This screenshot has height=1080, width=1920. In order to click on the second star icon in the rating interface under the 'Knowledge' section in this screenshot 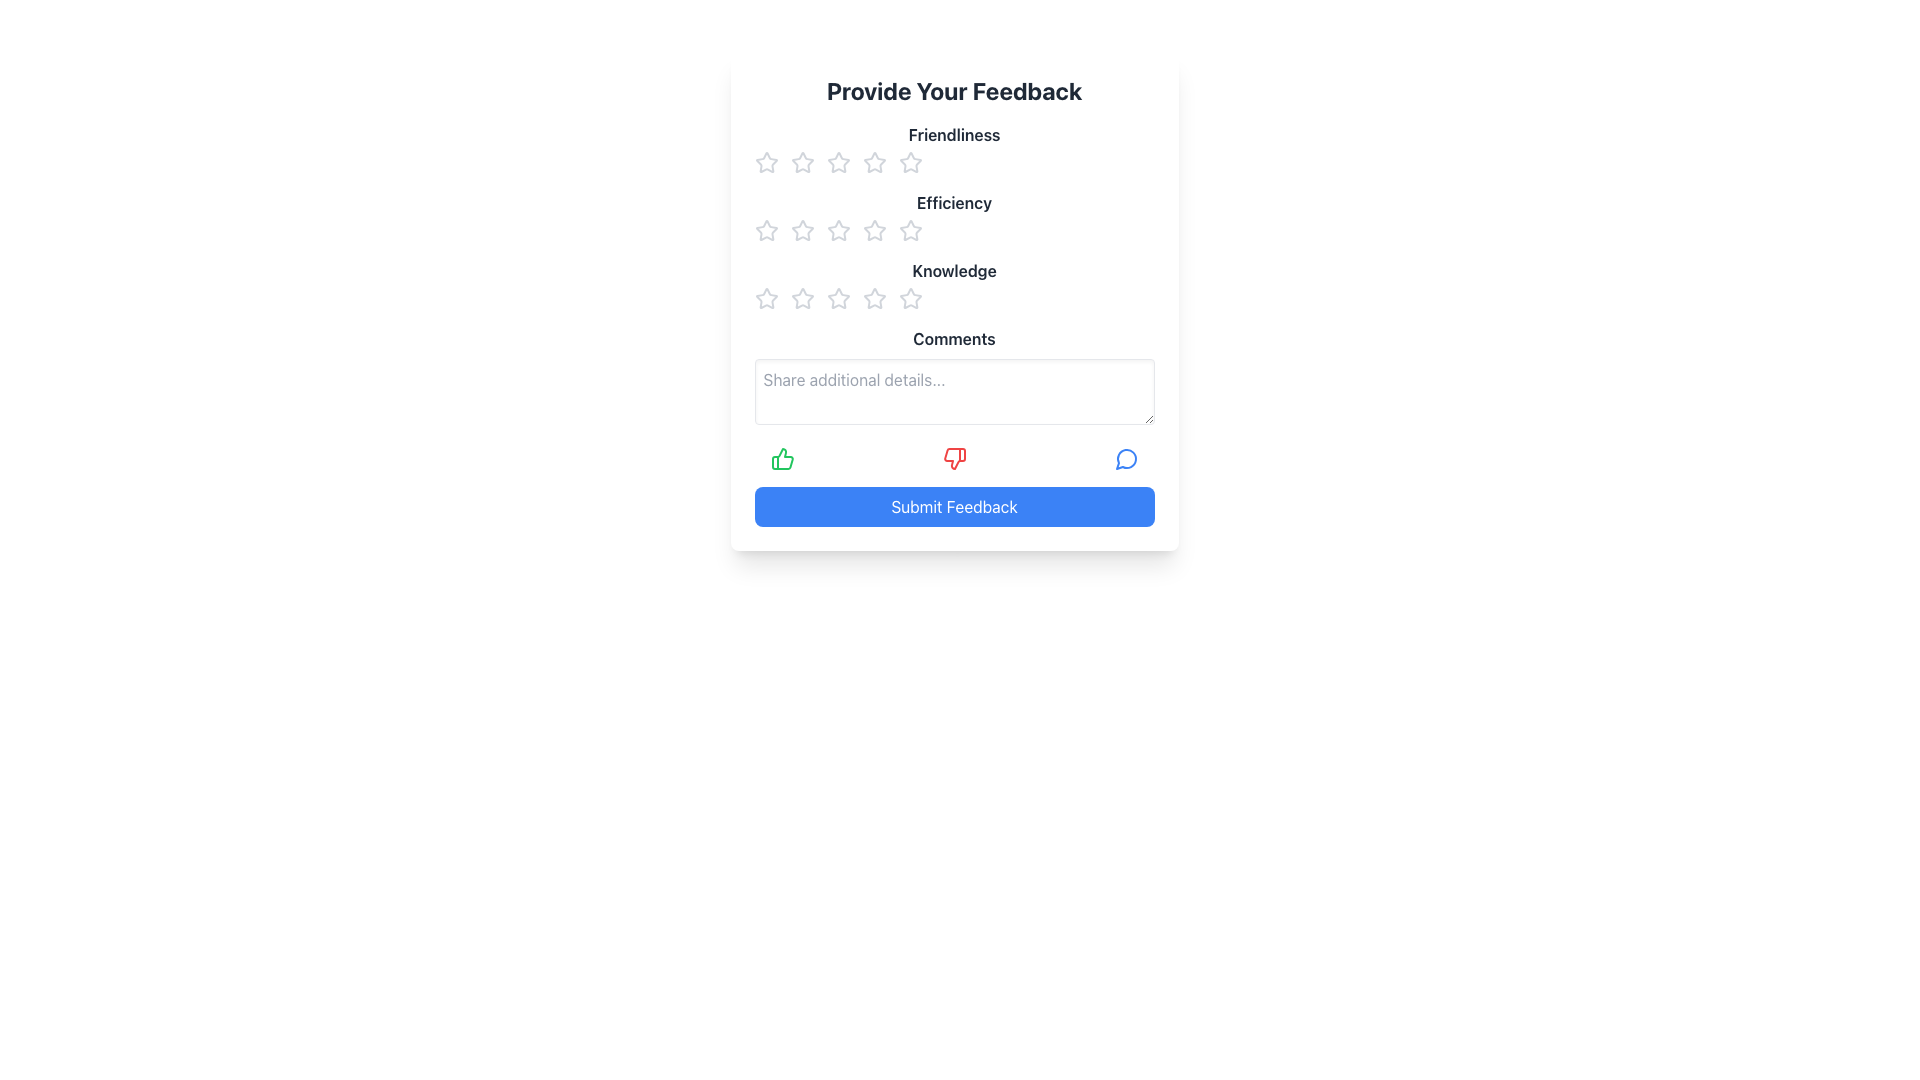, I will do `click(802, 298)`.